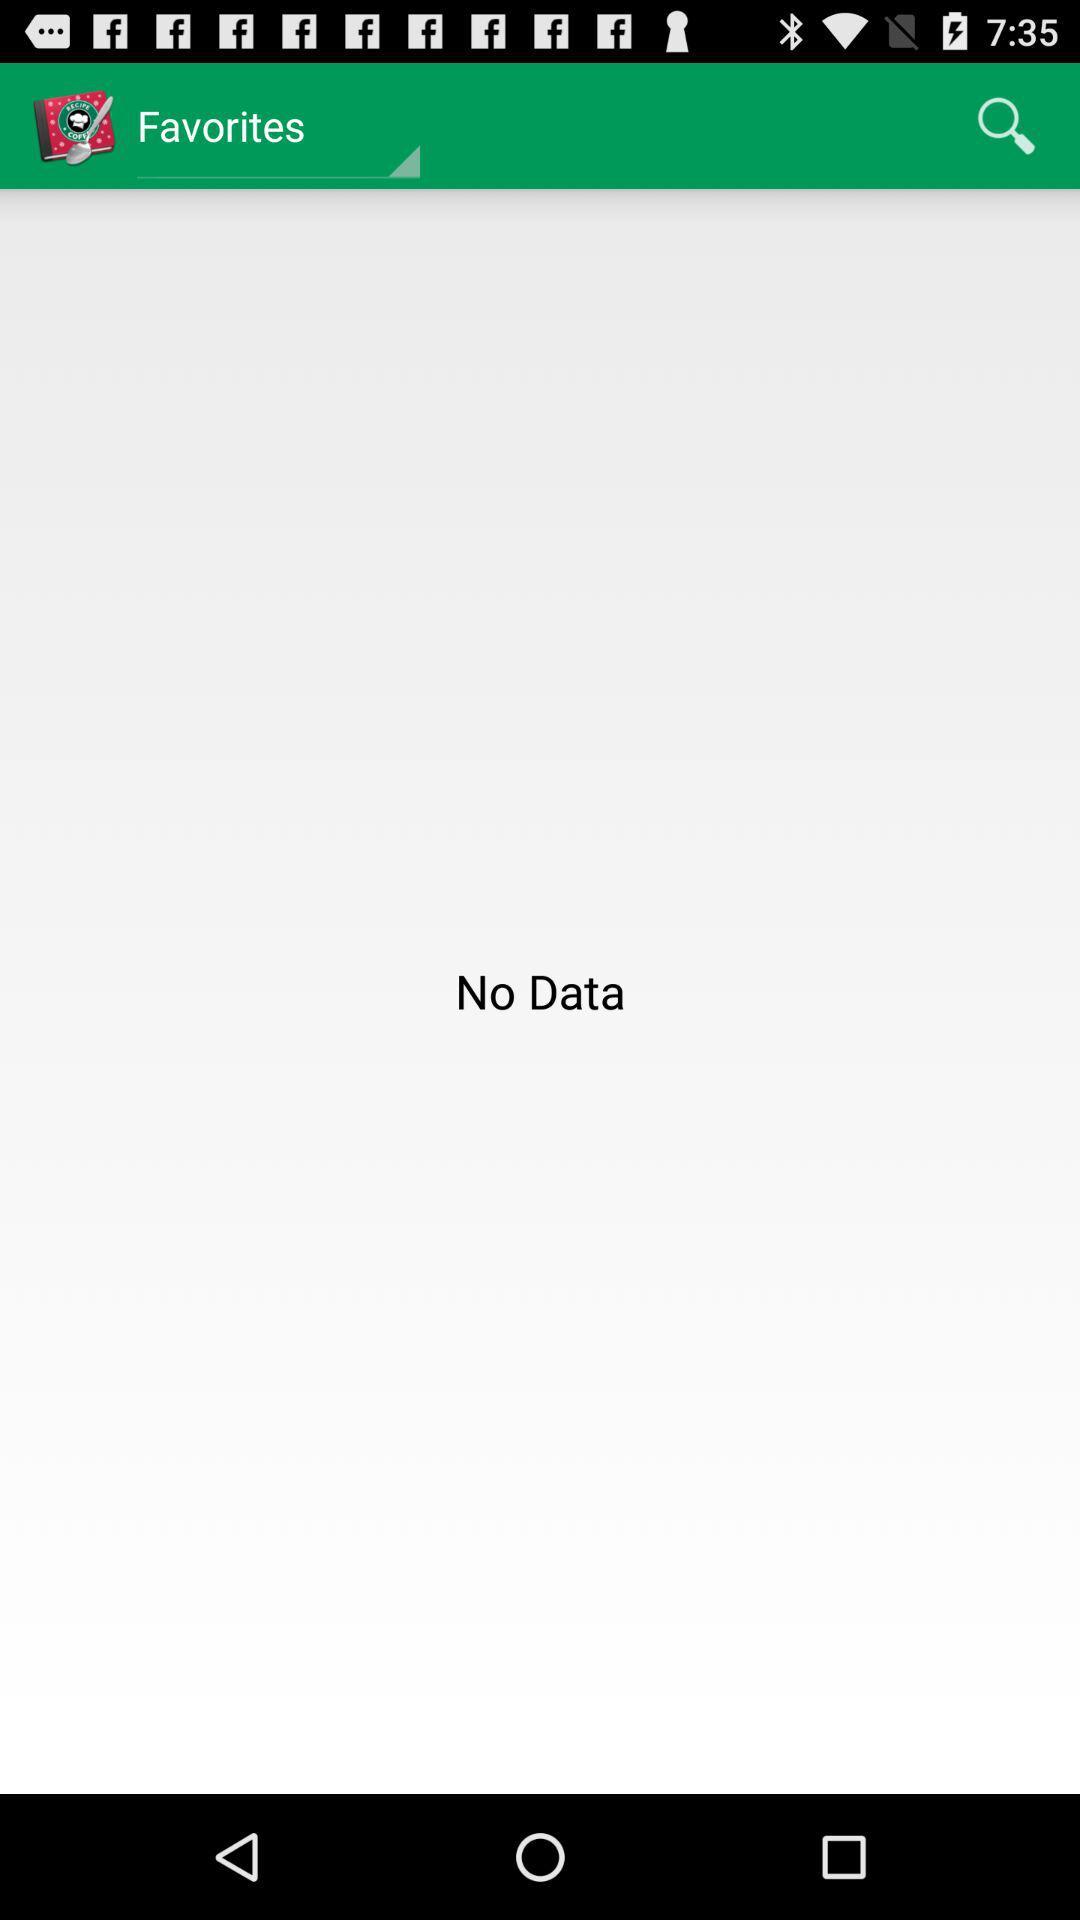  Describe the element at coordinates (1006, 124) in the screenshot. I see `the item above the no data app` at that location.